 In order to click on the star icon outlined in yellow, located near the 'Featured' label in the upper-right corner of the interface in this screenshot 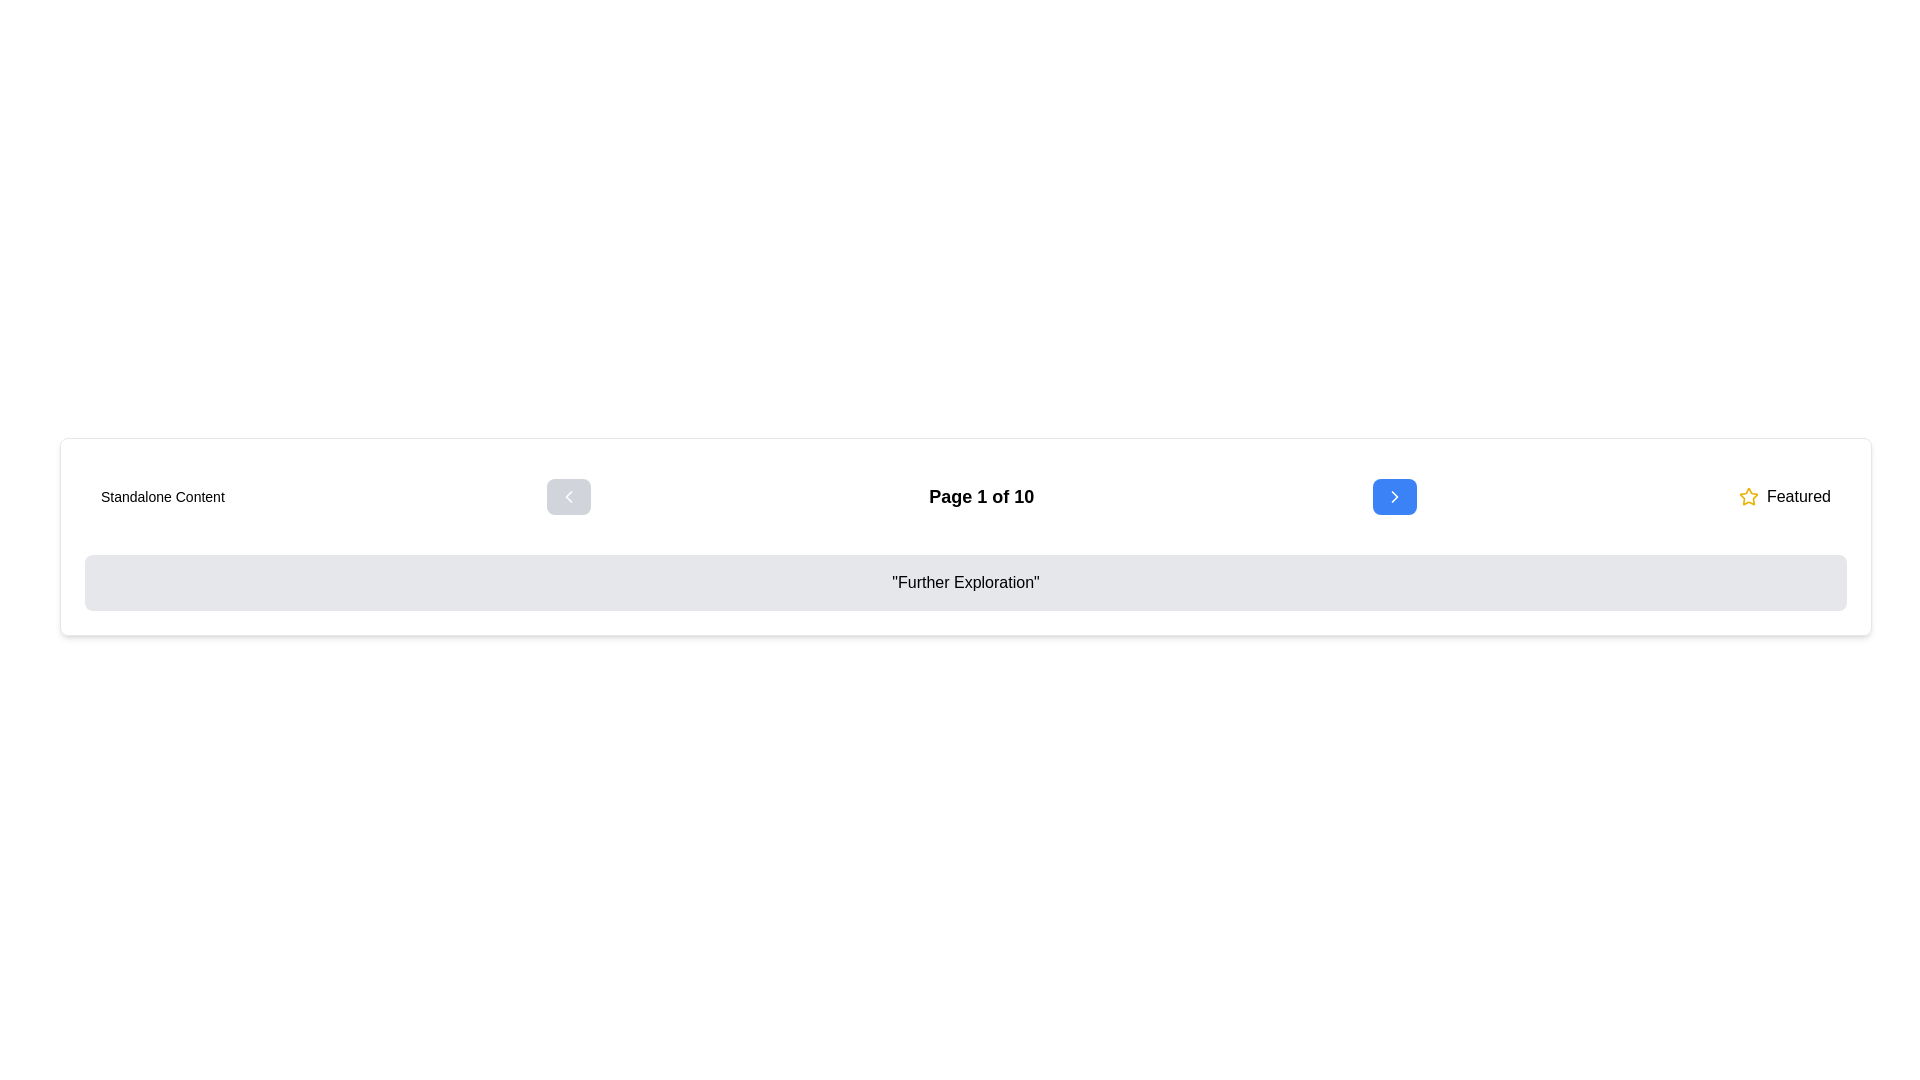, I will do `click(1747, 495)`.